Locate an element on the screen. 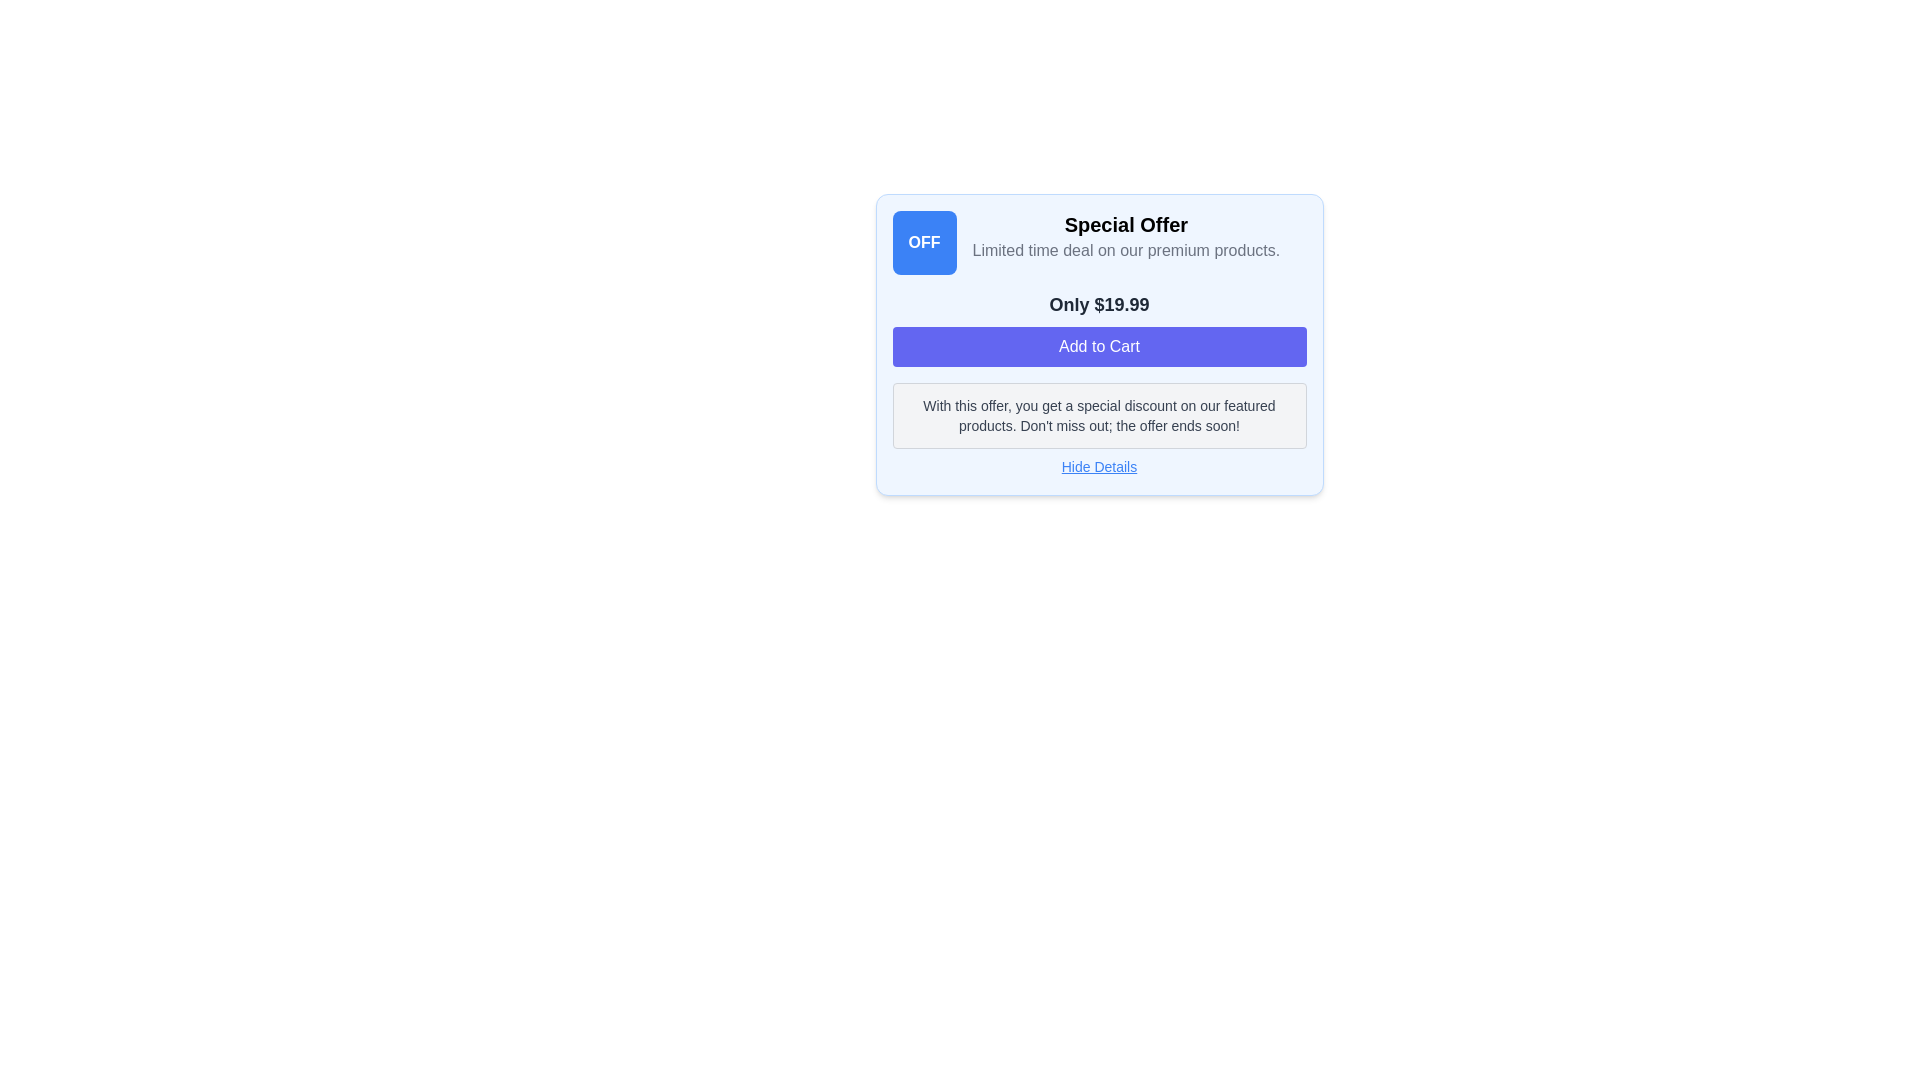  the add to cart button located below the text 'Only $19.99' in the promotional section to activate its hover effect is located at coordinates (1098, 346).